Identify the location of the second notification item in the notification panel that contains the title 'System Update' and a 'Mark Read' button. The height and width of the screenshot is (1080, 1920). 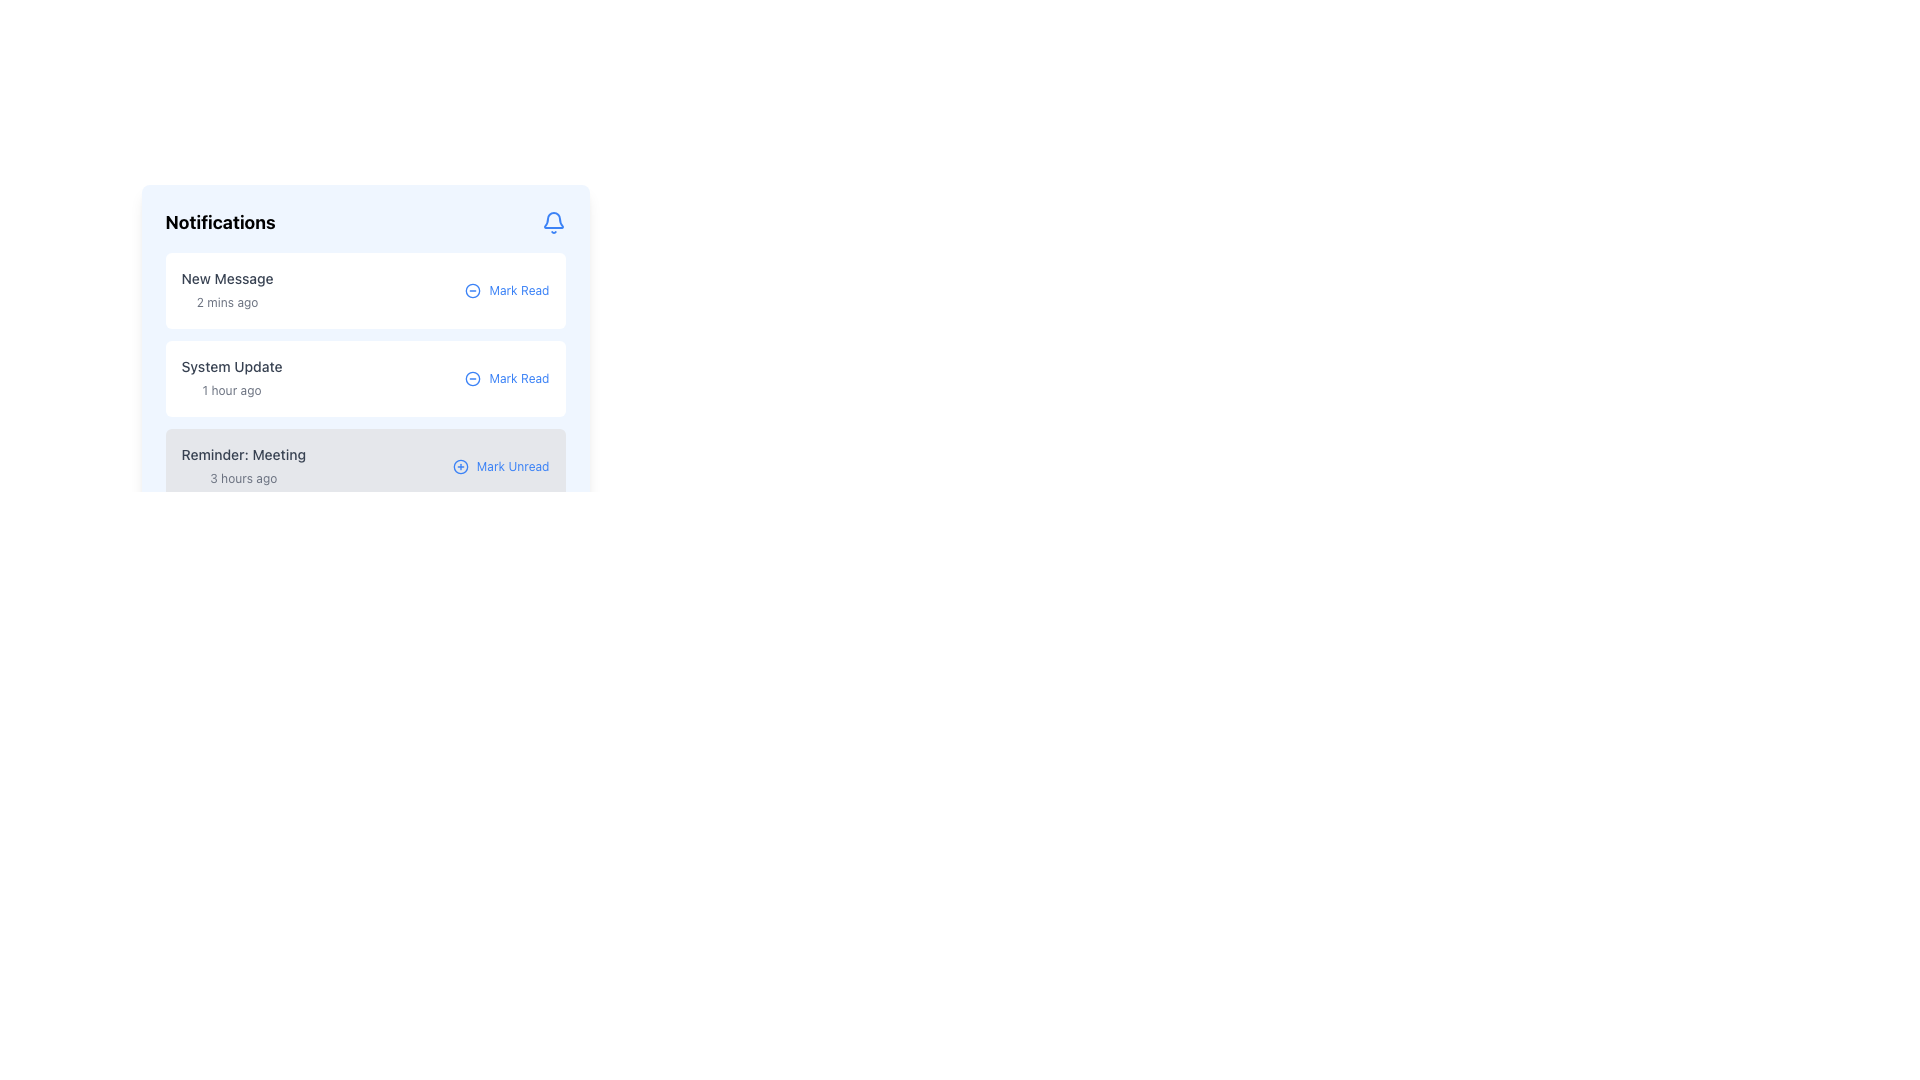
(365, 356).